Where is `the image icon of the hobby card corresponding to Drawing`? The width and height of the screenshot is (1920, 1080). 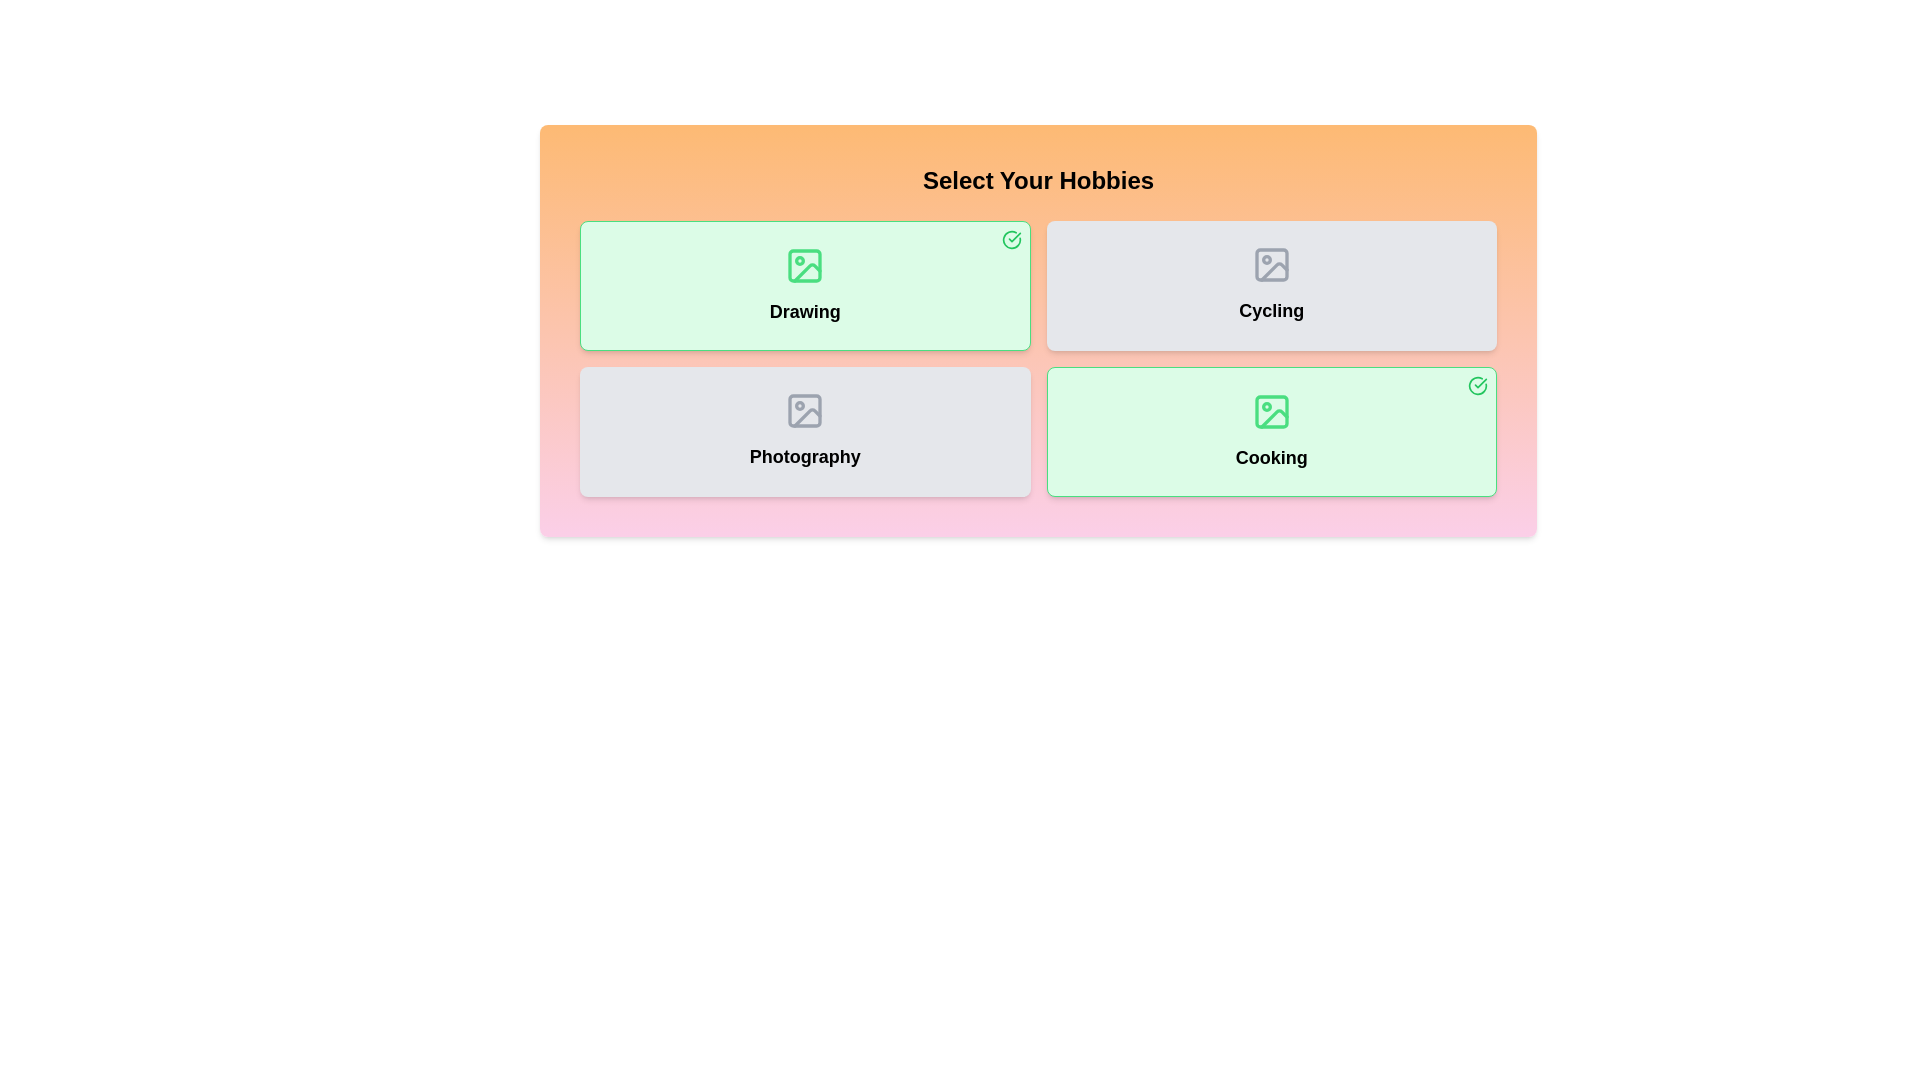
the image icon of the hobby card corresponding to Drawing is located at coordinates (805, 265).